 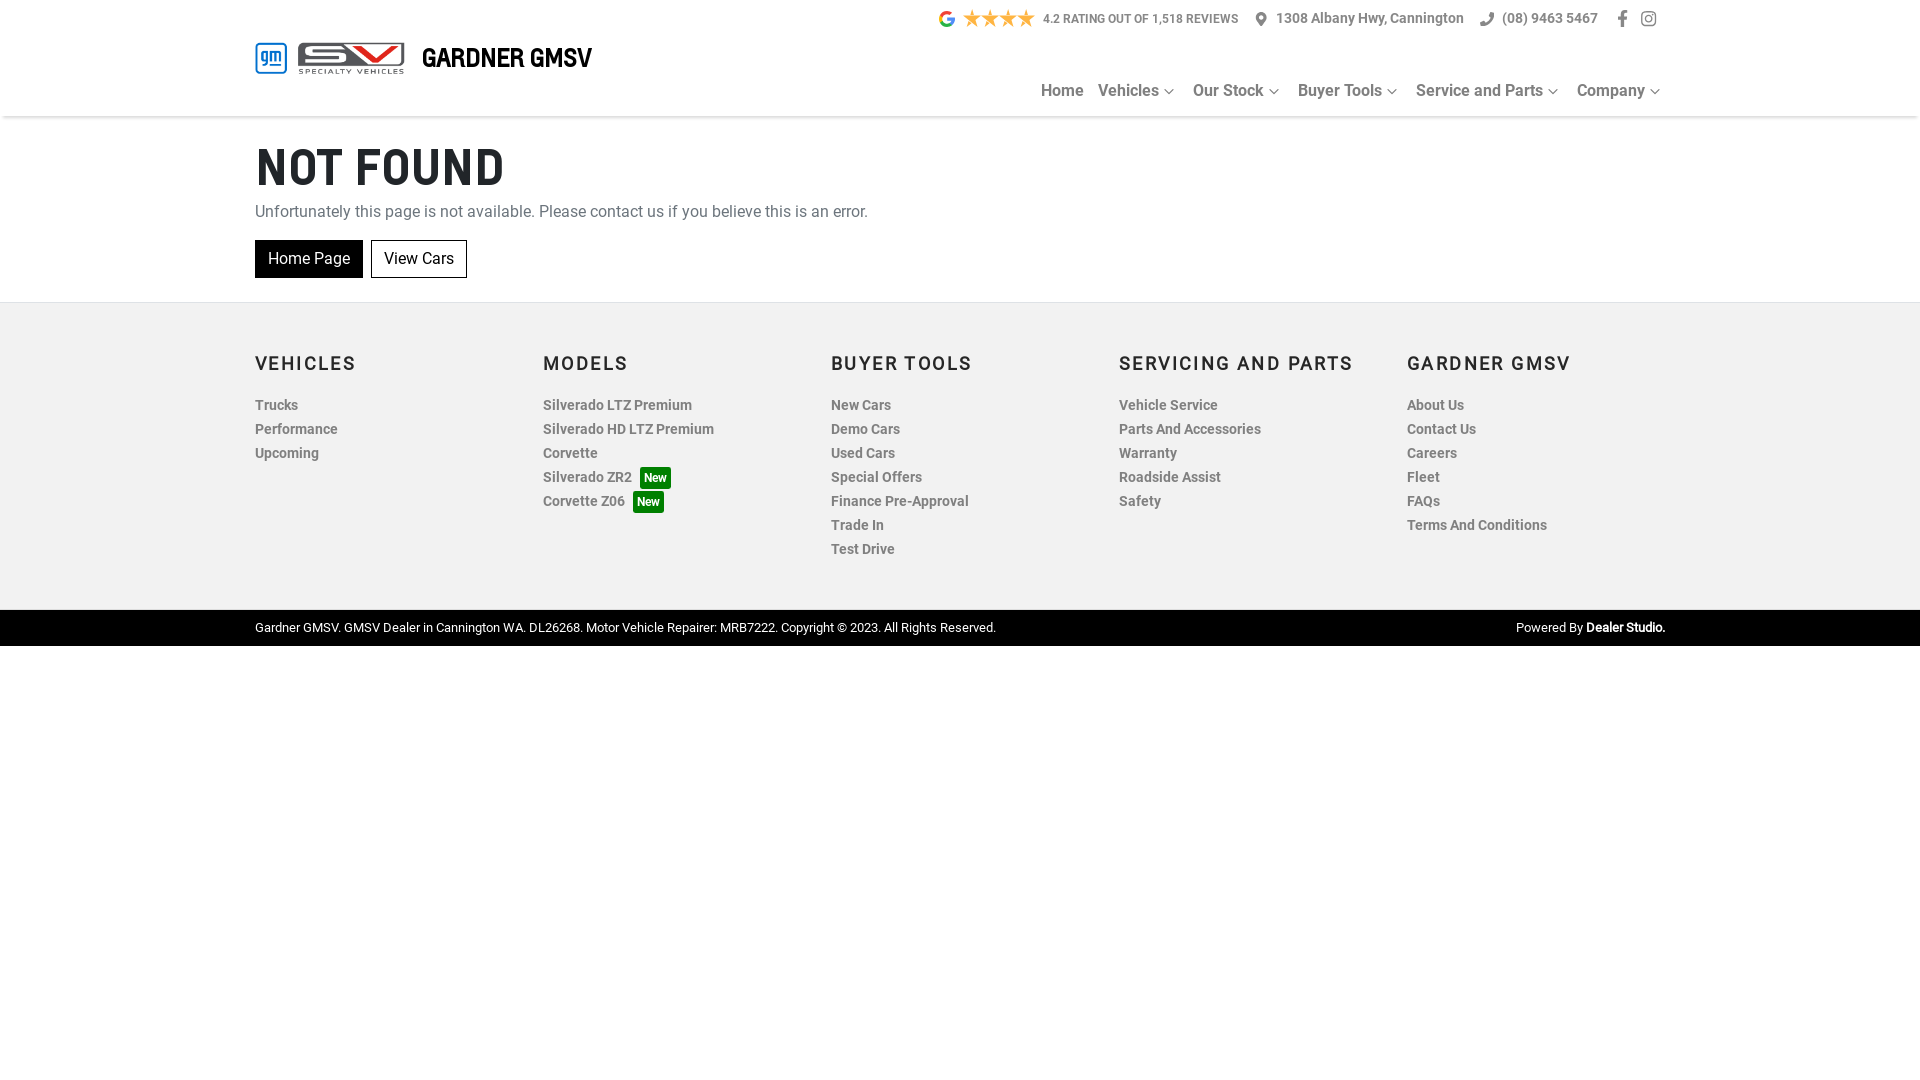 I want to click on 'Corvette', so click(x=569, y=453).